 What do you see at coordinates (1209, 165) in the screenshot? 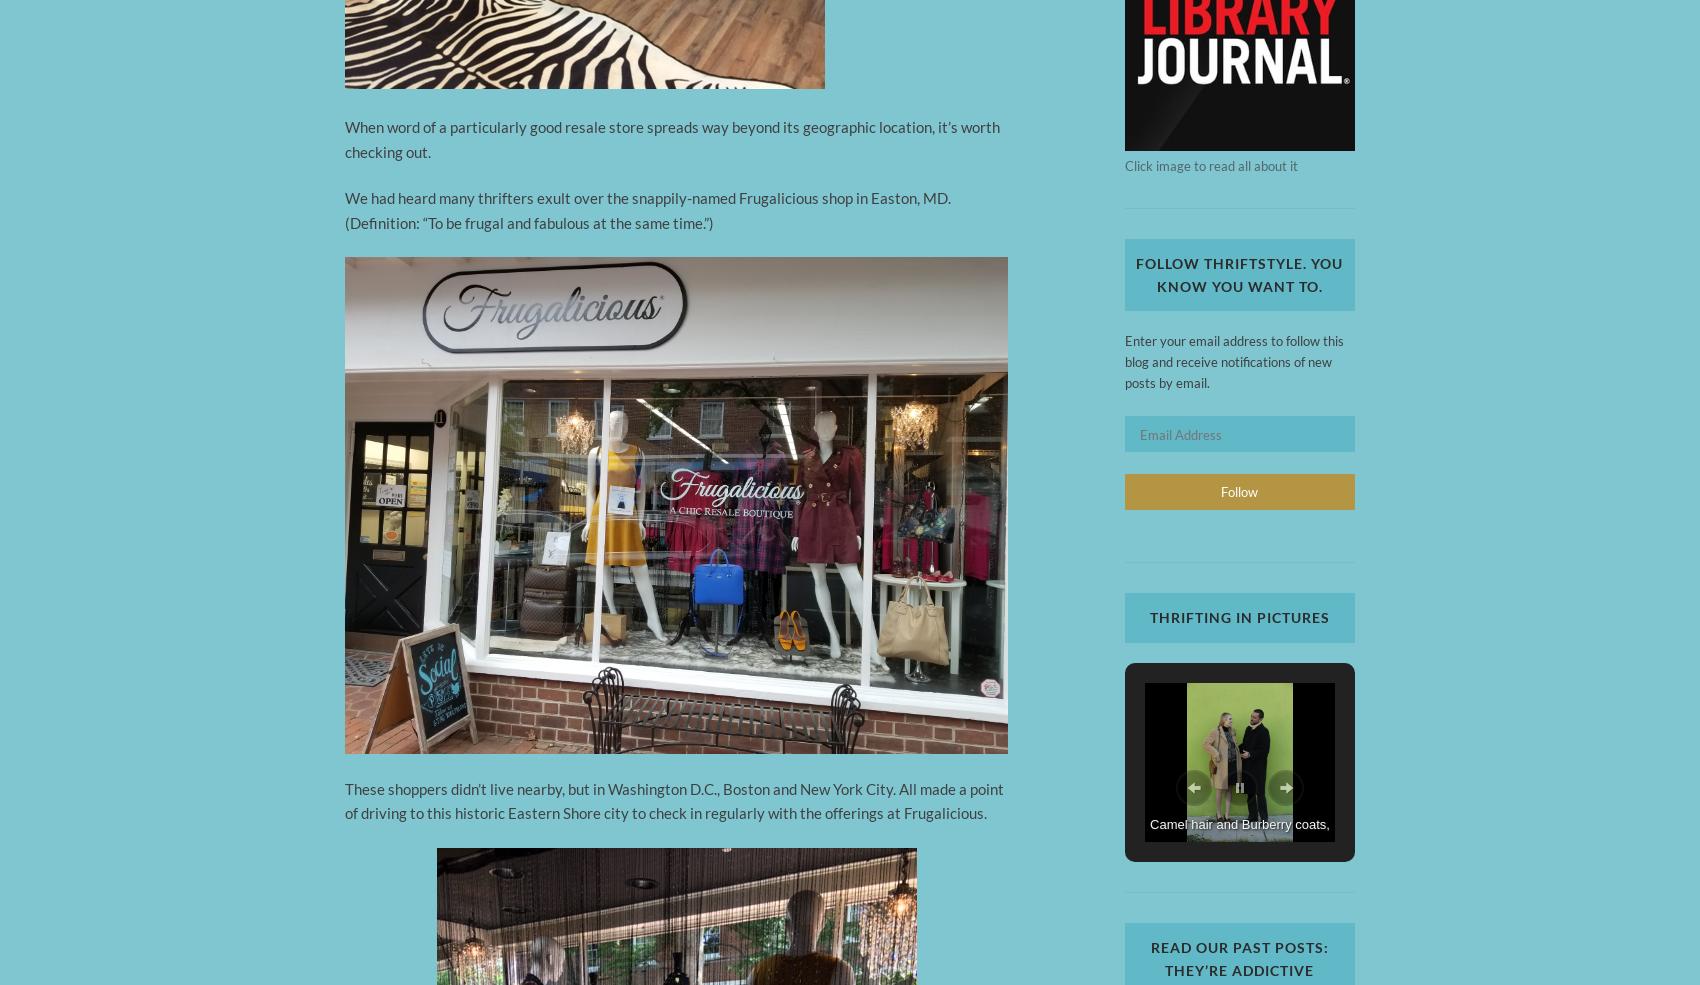
I see `'Click image to read all about it'` at bounding box center [1209, 165].